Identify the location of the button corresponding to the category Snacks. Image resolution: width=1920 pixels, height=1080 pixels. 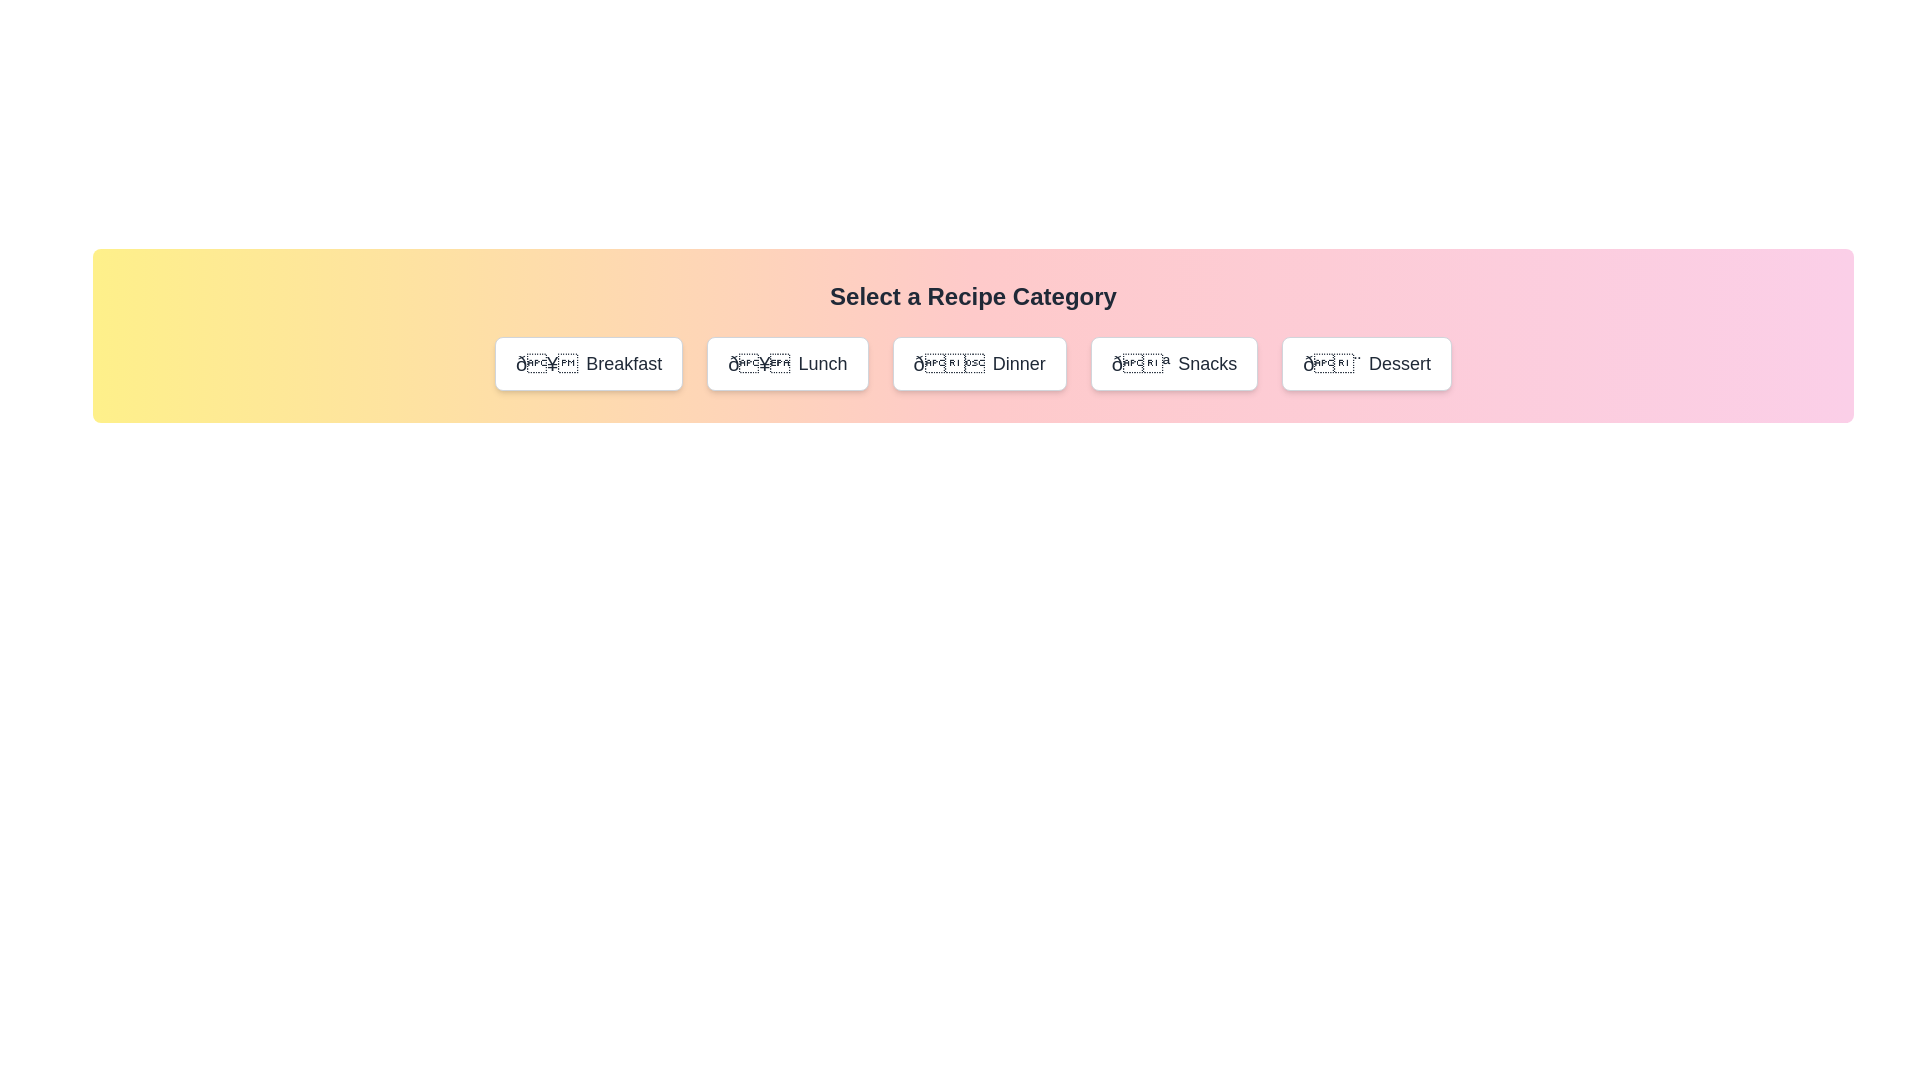
(1174, 363).